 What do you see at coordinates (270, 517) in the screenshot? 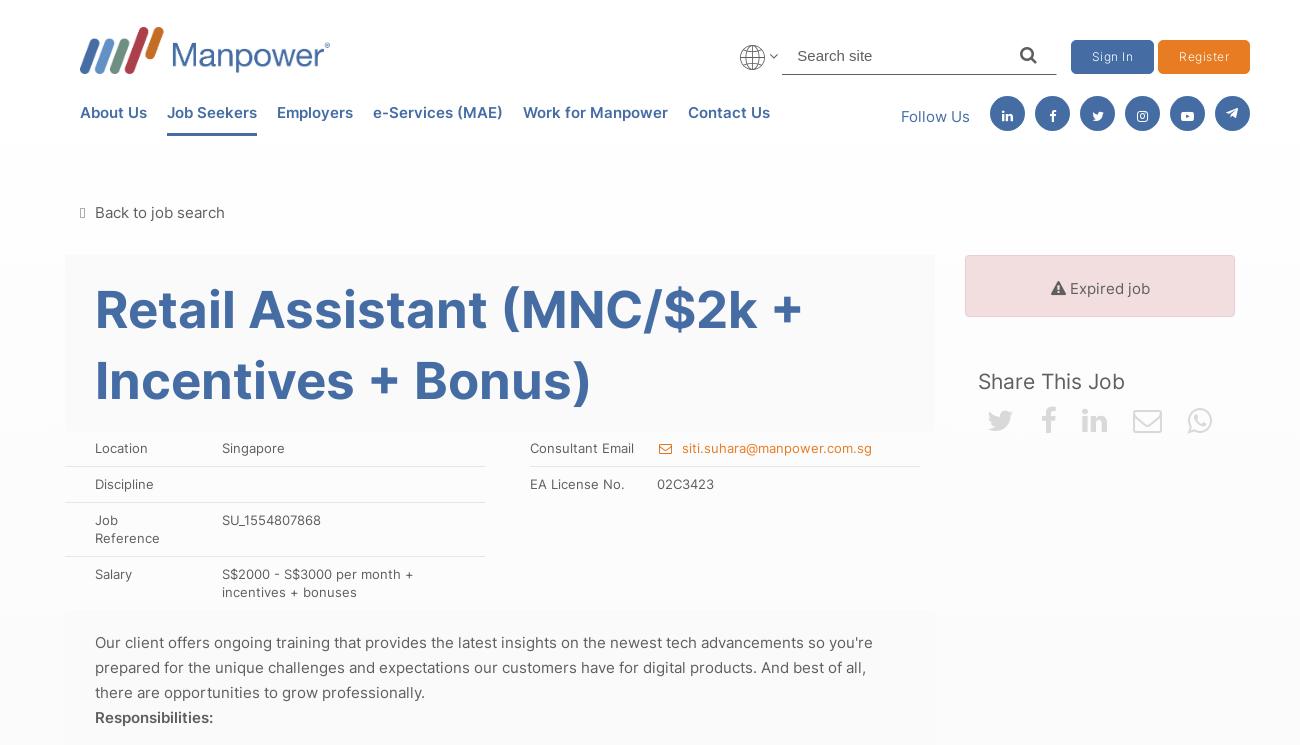
I see `'SU_1554807868'` at bounding box center [270, 517].